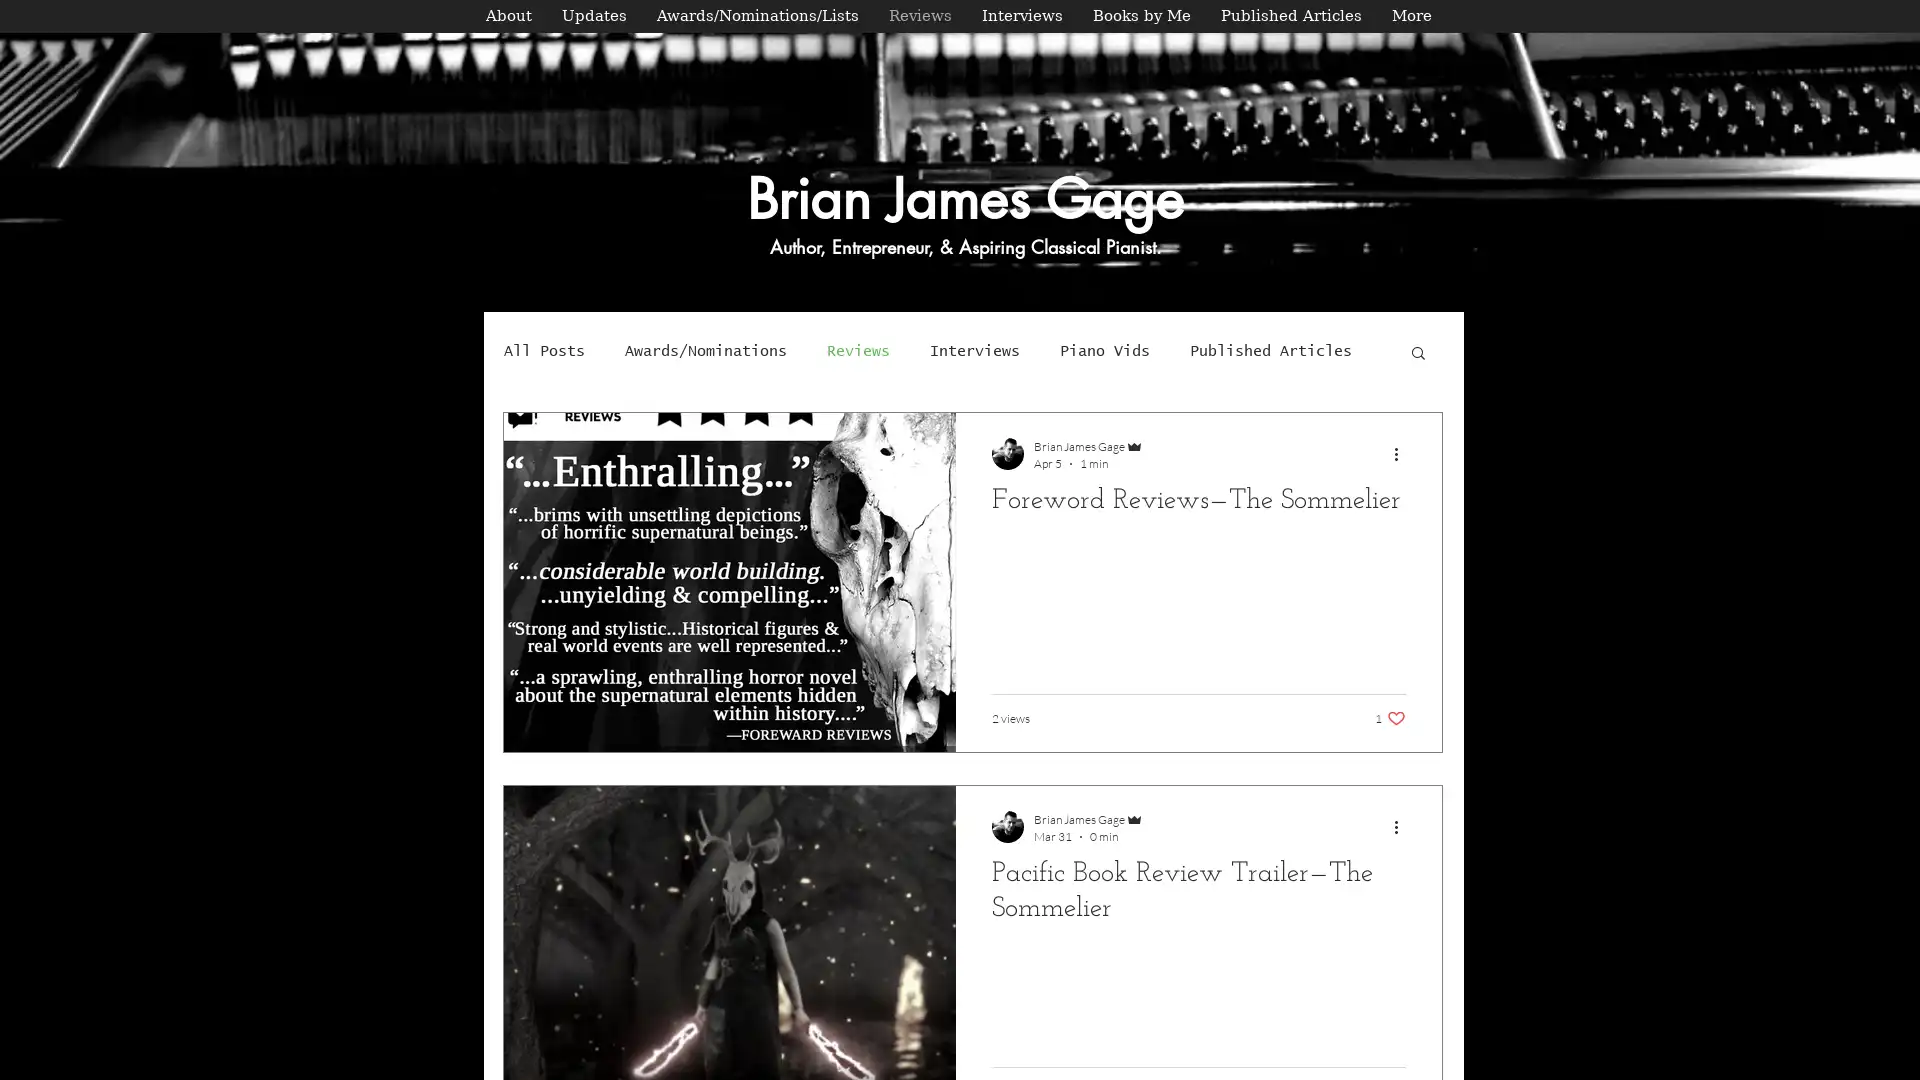  I want to click on More actions, so click(1401, 453).